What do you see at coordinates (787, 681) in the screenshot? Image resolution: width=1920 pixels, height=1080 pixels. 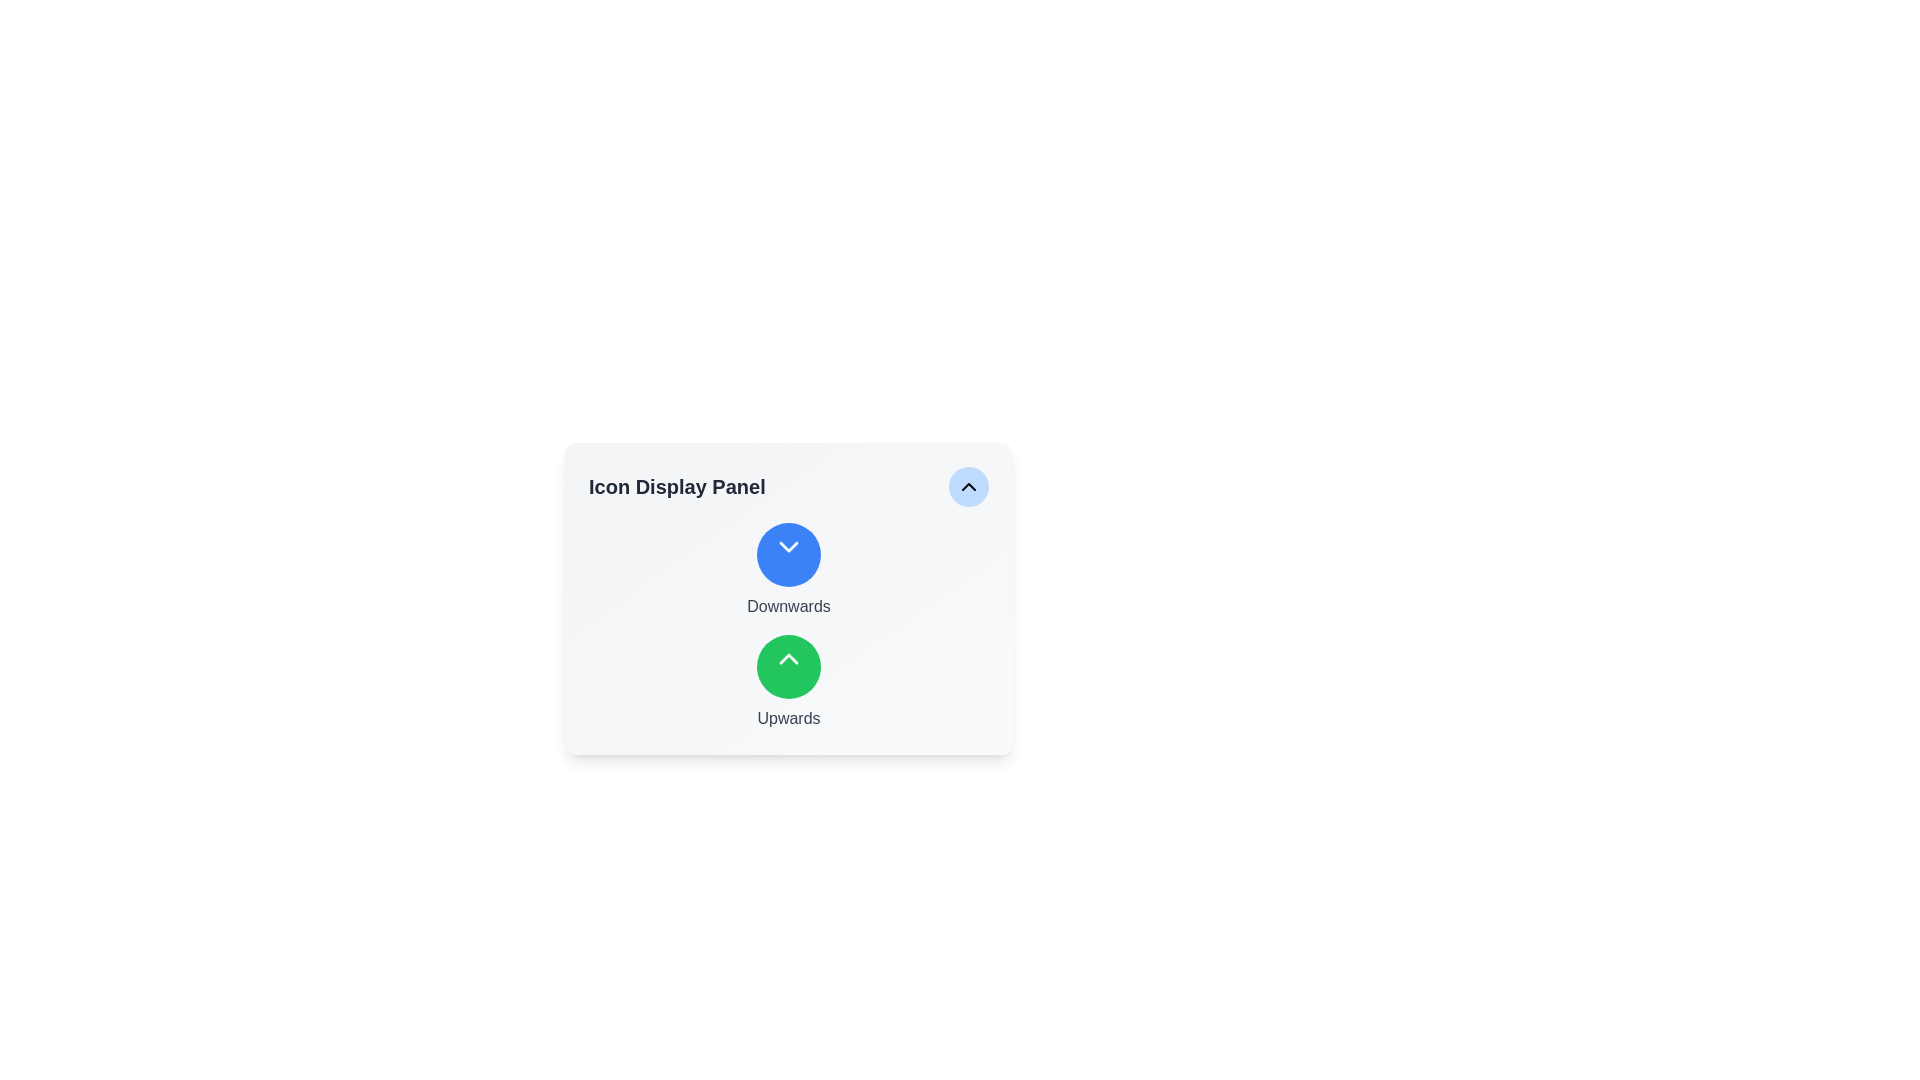 I see `the second button in a vertically stacked layout within the panel, which represents an upward navigation function` at bounding box center [787, 681].